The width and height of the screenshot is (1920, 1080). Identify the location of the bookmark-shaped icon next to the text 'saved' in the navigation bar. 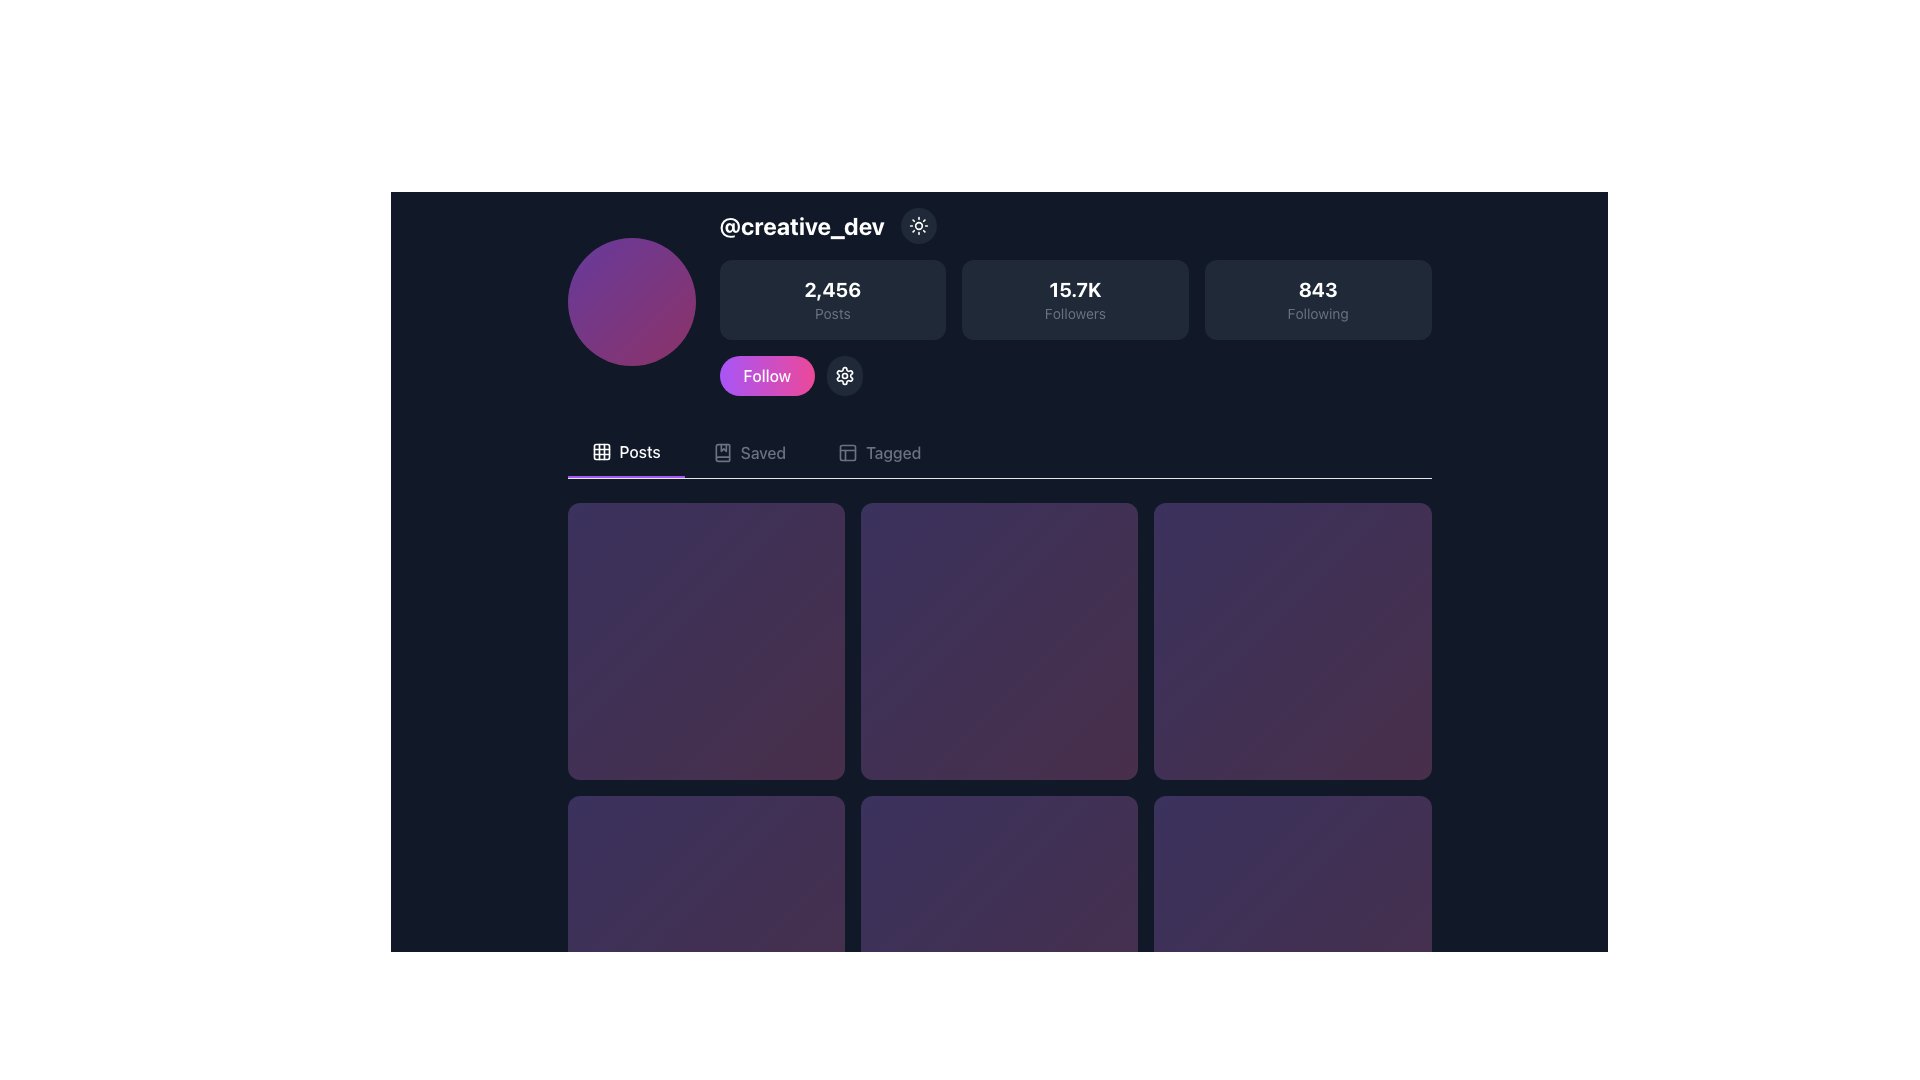
(721, 452).